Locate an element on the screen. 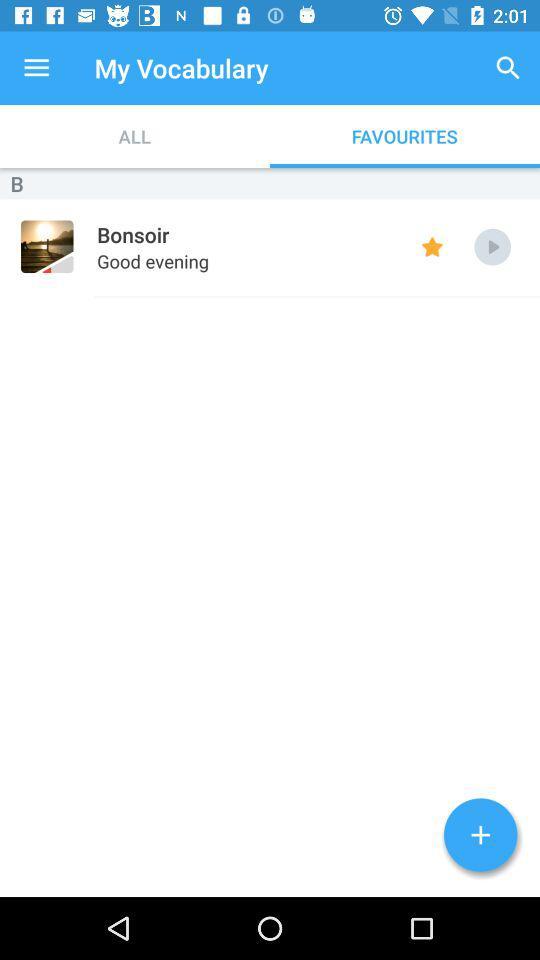 The height and width of the screenshot is (960, 540). option is located at coordinates (491, 246).